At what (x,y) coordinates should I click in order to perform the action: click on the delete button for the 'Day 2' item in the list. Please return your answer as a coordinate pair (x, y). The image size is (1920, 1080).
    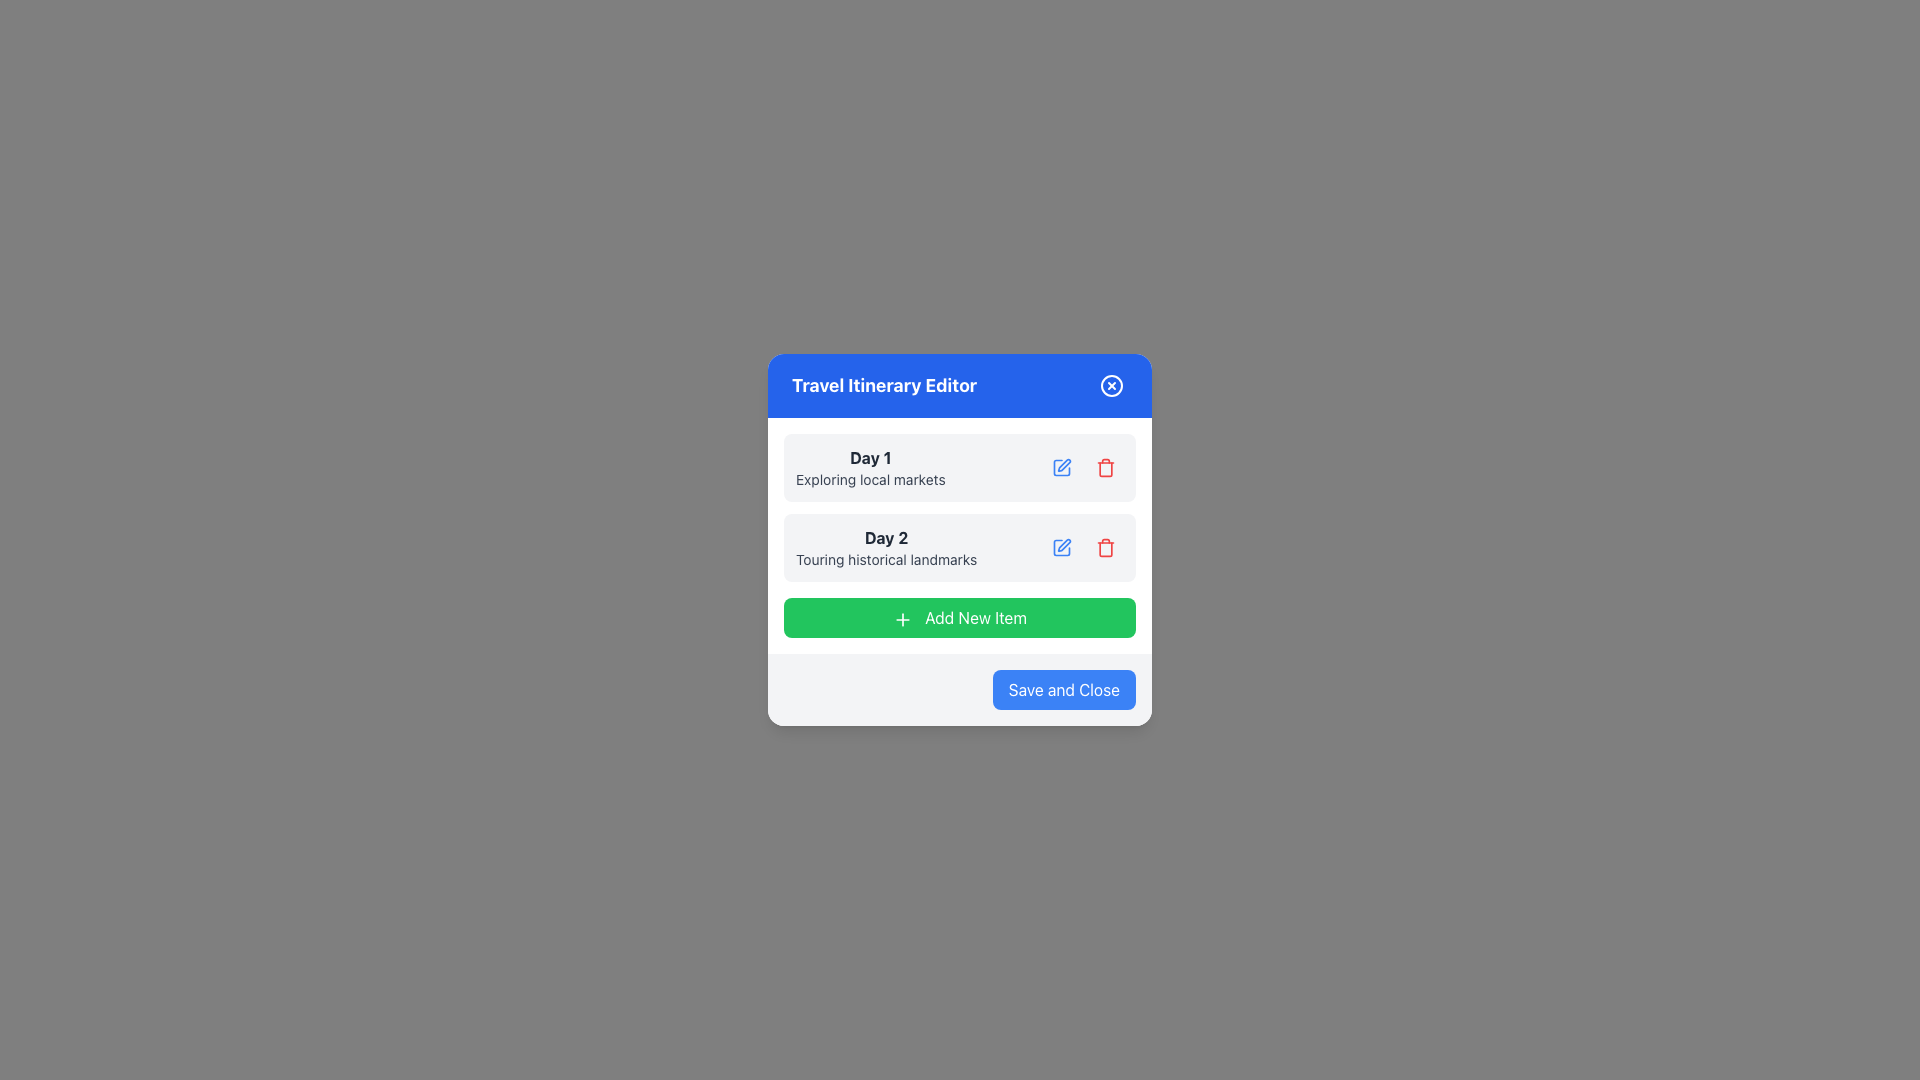
    Looking at the image, I should click on (1104, 547).